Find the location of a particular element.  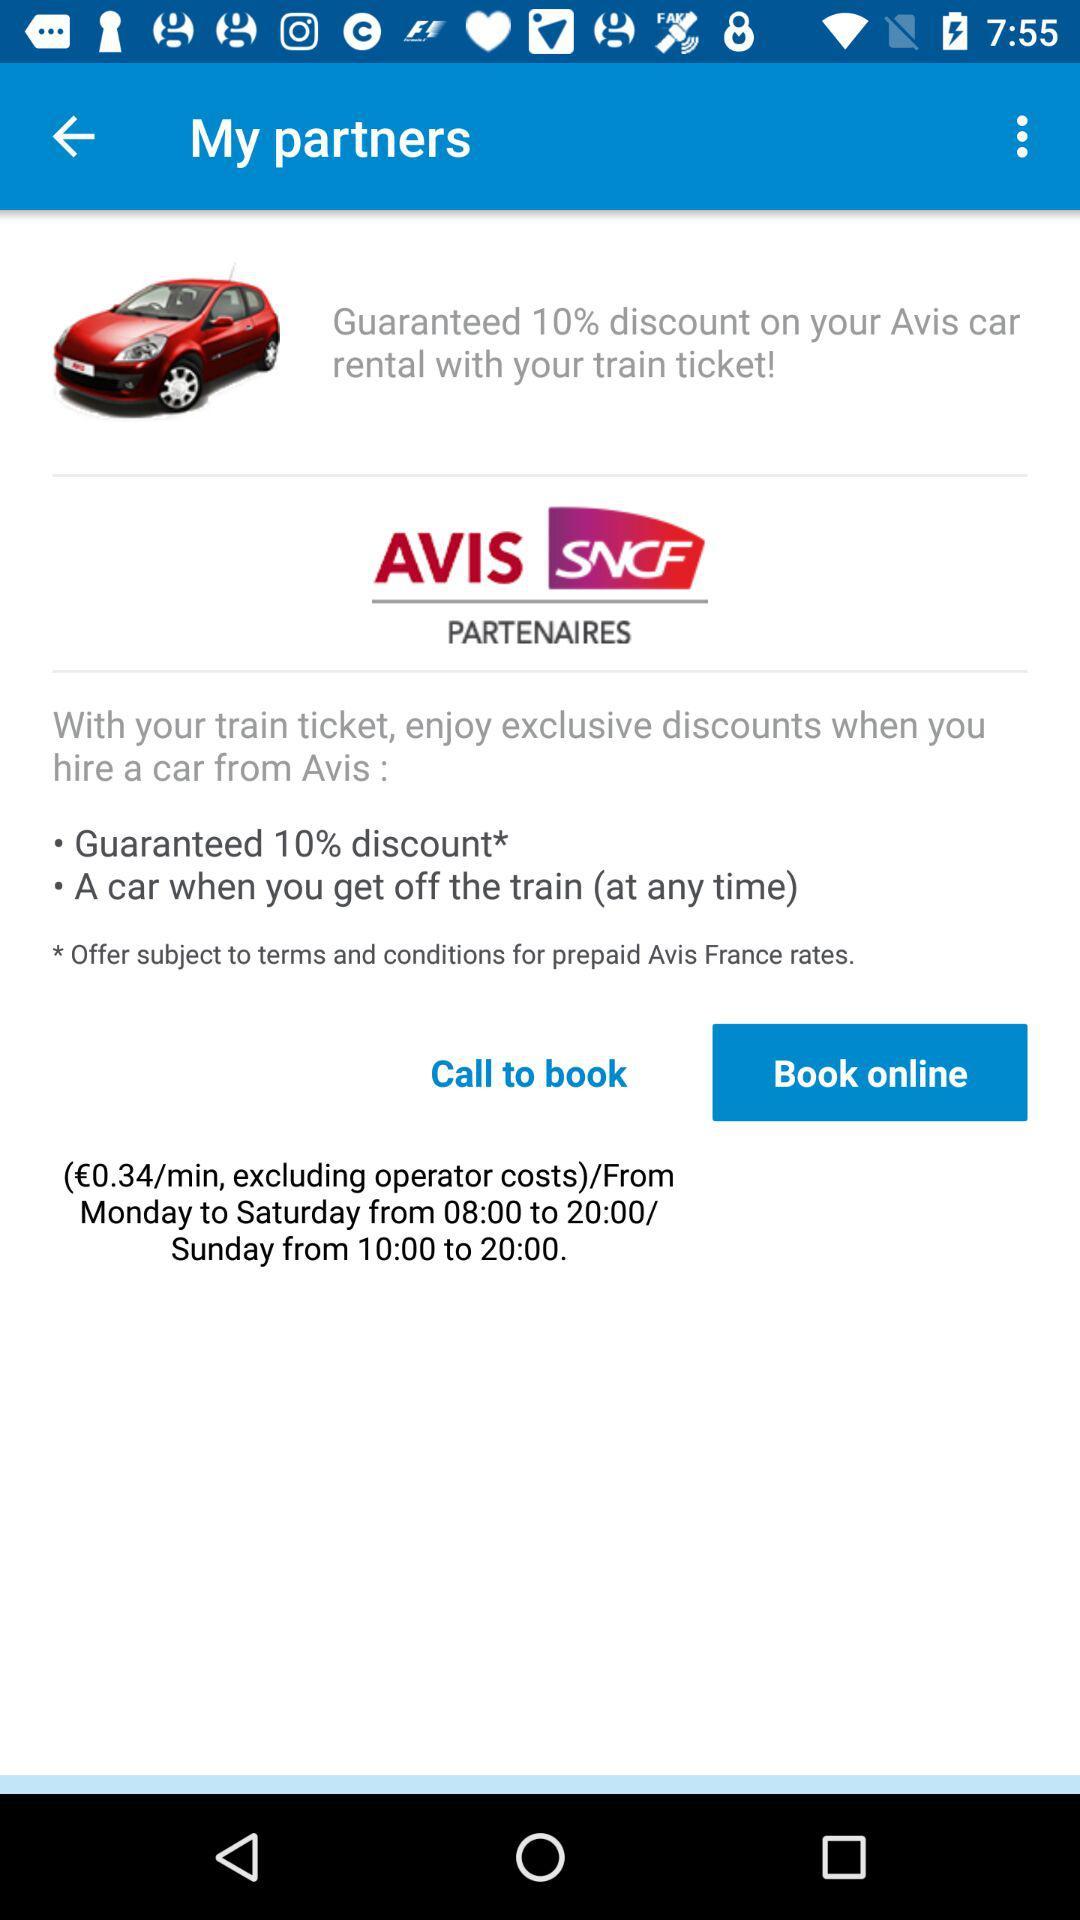

item to the left of the my partners icon is located at coordinates (72, 135).